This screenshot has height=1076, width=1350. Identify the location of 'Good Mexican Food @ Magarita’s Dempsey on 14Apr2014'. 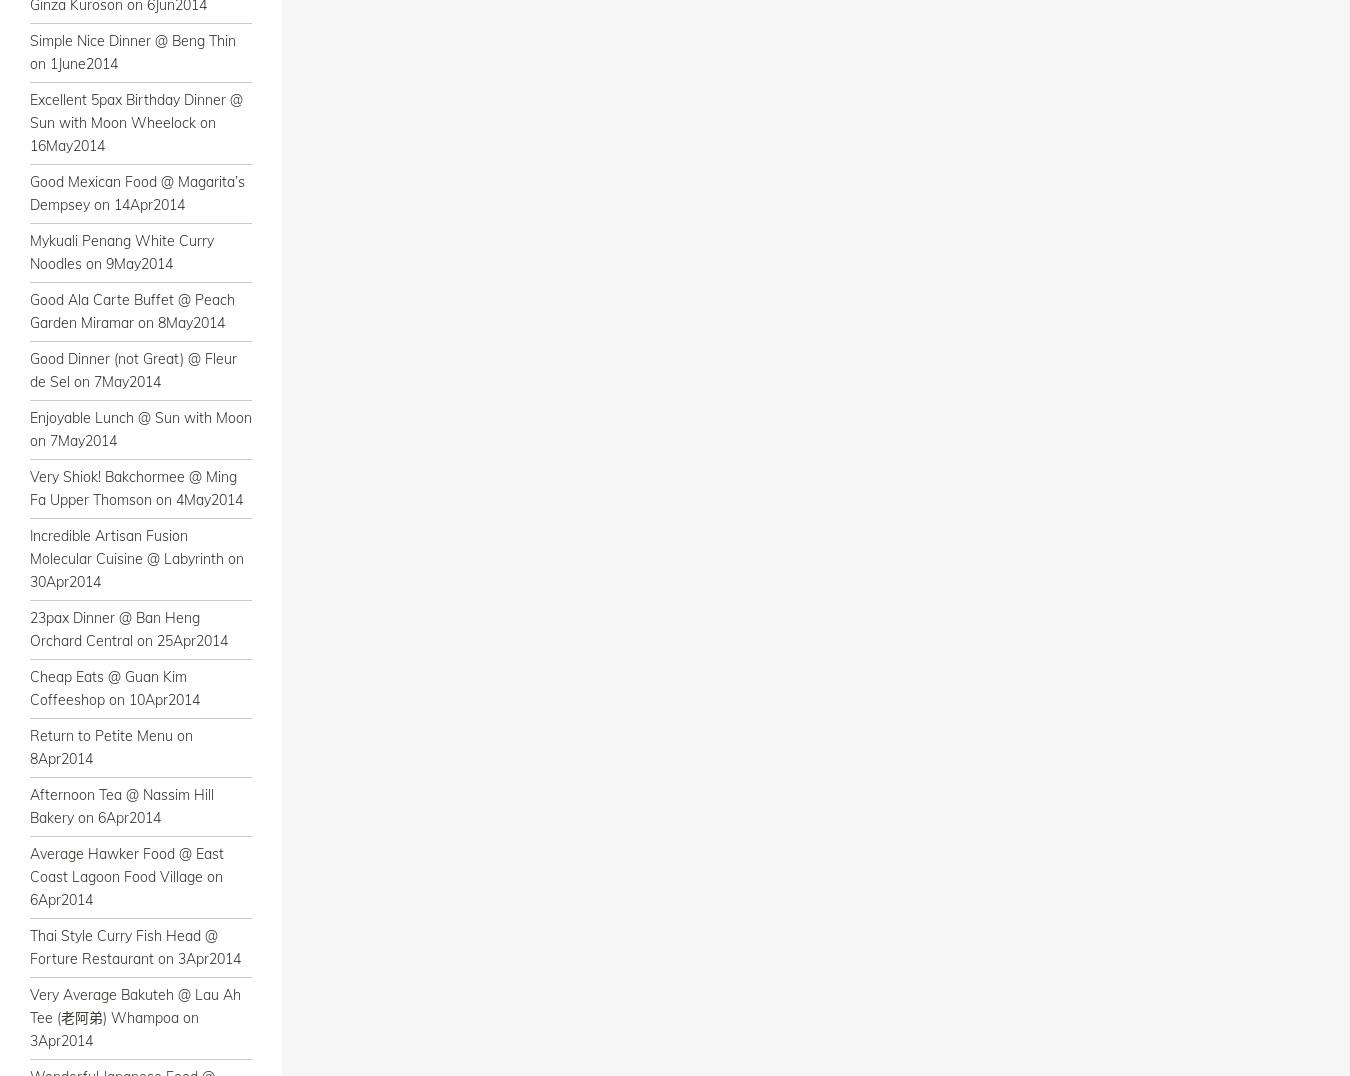
(137, 192).